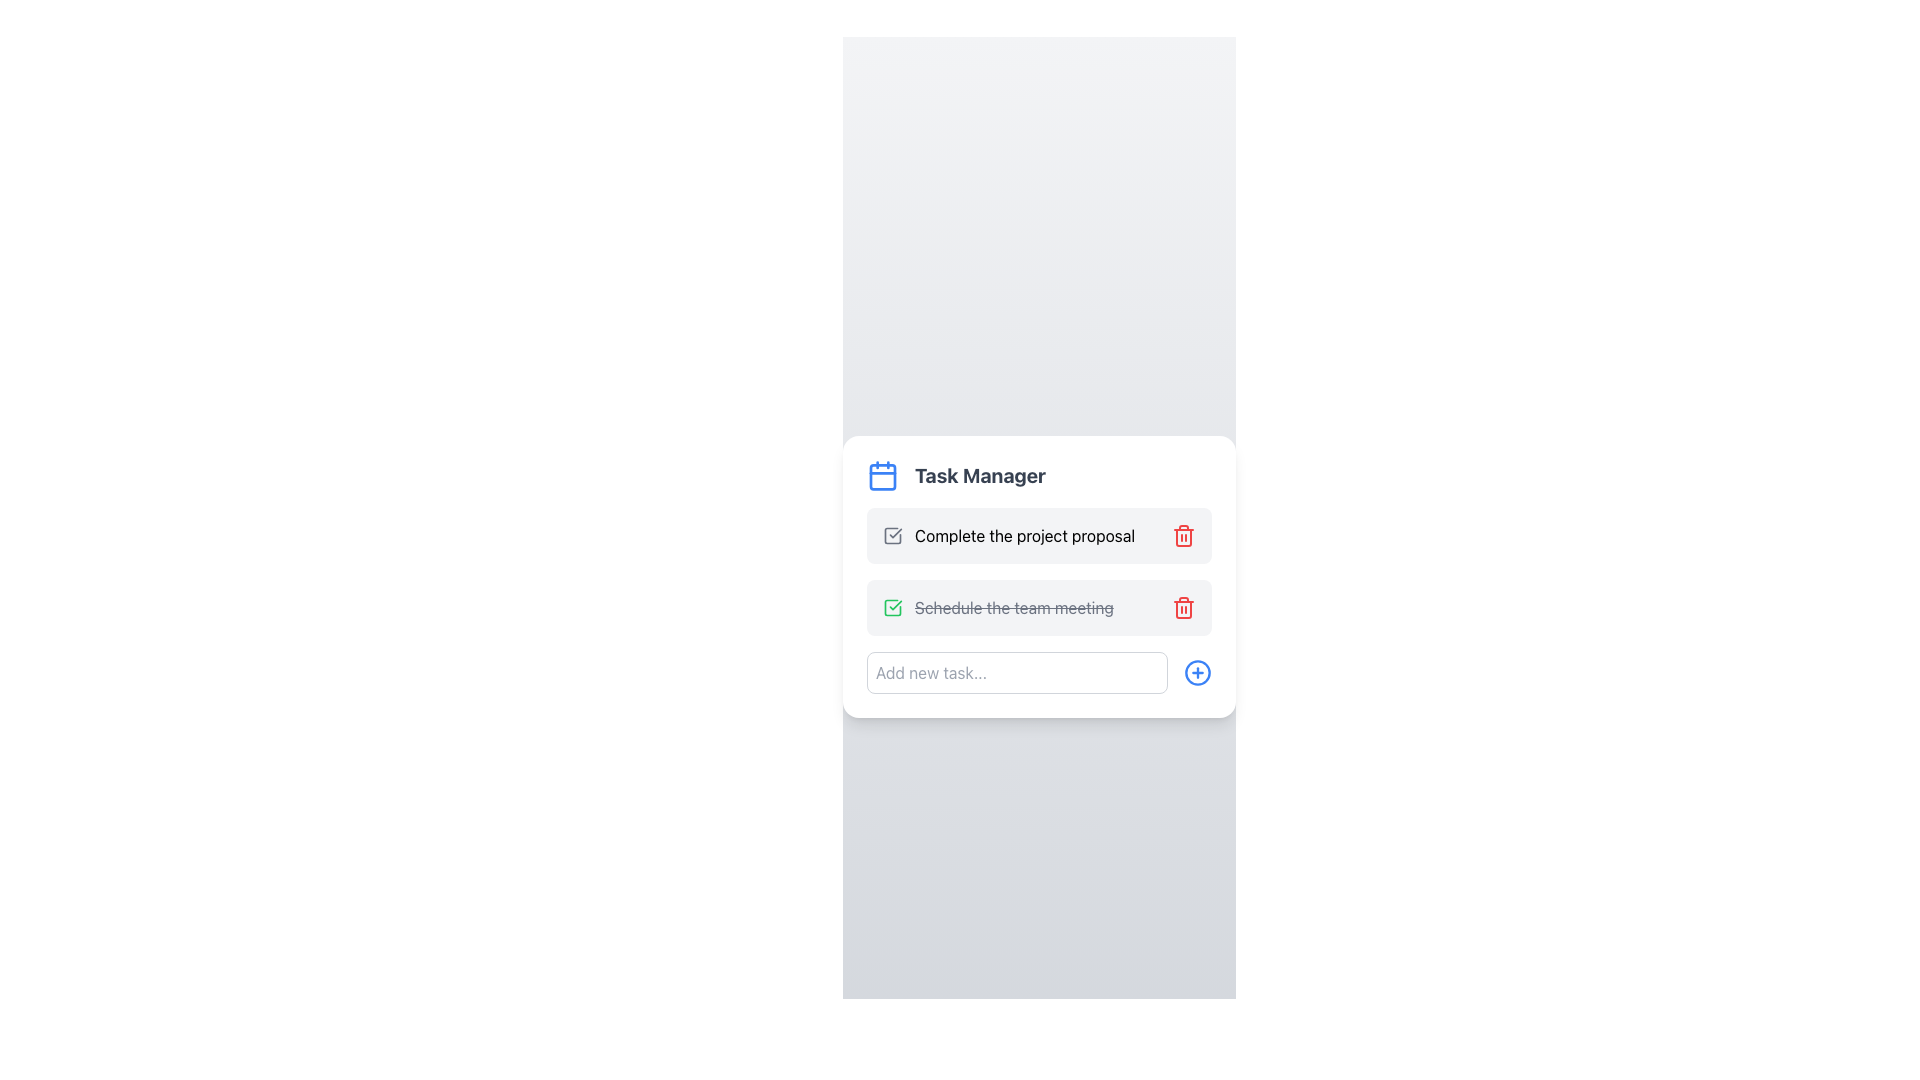 The height and width of the screenshot is (1080, 1920). I want to click on the calendar SVG icon located in the header section of the 'Task Manager' interface, so click(882, 475).